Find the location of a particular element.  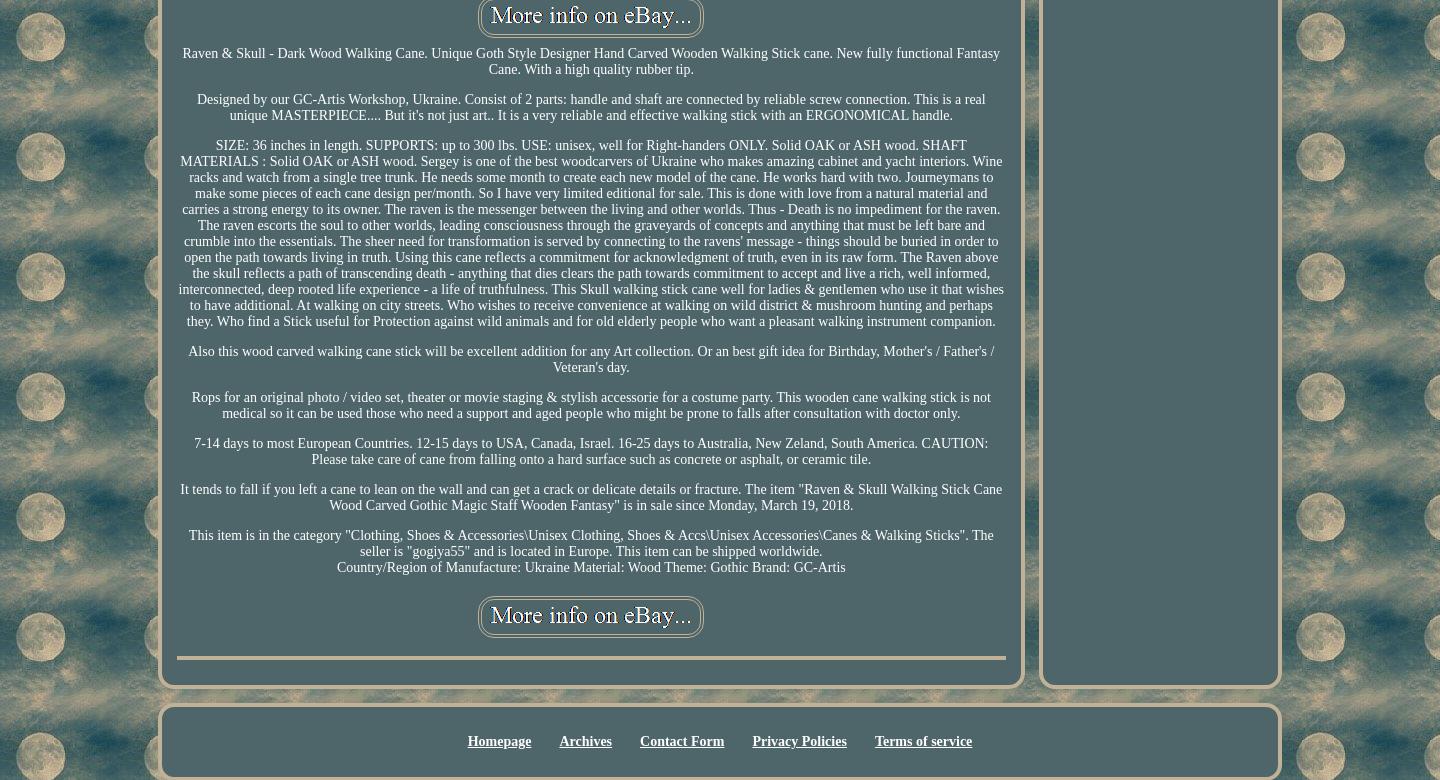

'This item is in the category "Clothing, Shoes & Accessories\Unisex Clothing, Shoes & Accs\Unisex Accessories\Canes & Walking Sticks". The seller is "gogiya55" and is located in Europe. This item can be shipped worldwide.' is located at coordinates (590, 542).